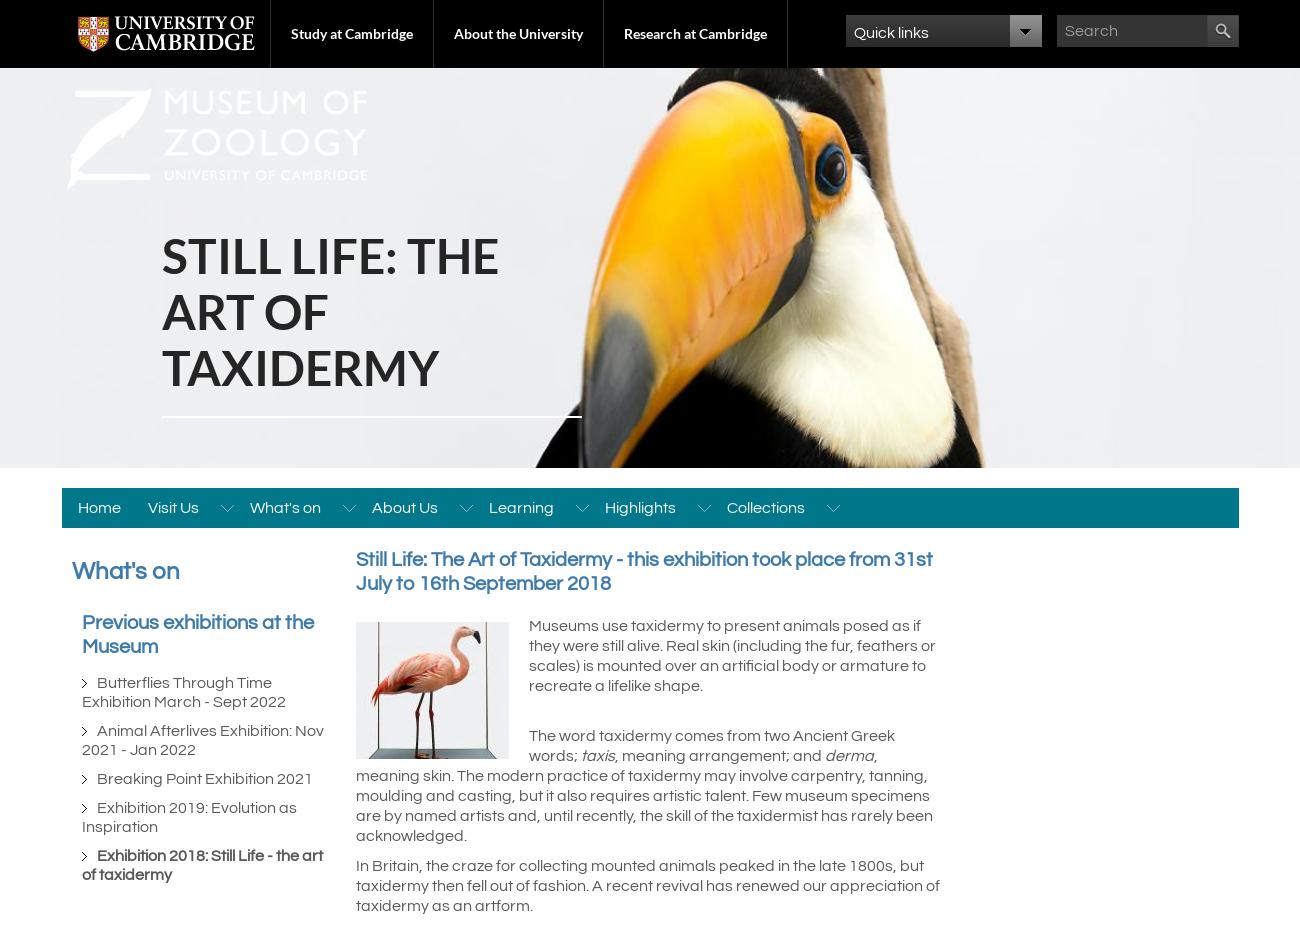 This screenshot has width=1300, height=948. Describe the element at coordinates (613, 756) in the screenshot. I see `', meaning arrangement; and'` at that location.